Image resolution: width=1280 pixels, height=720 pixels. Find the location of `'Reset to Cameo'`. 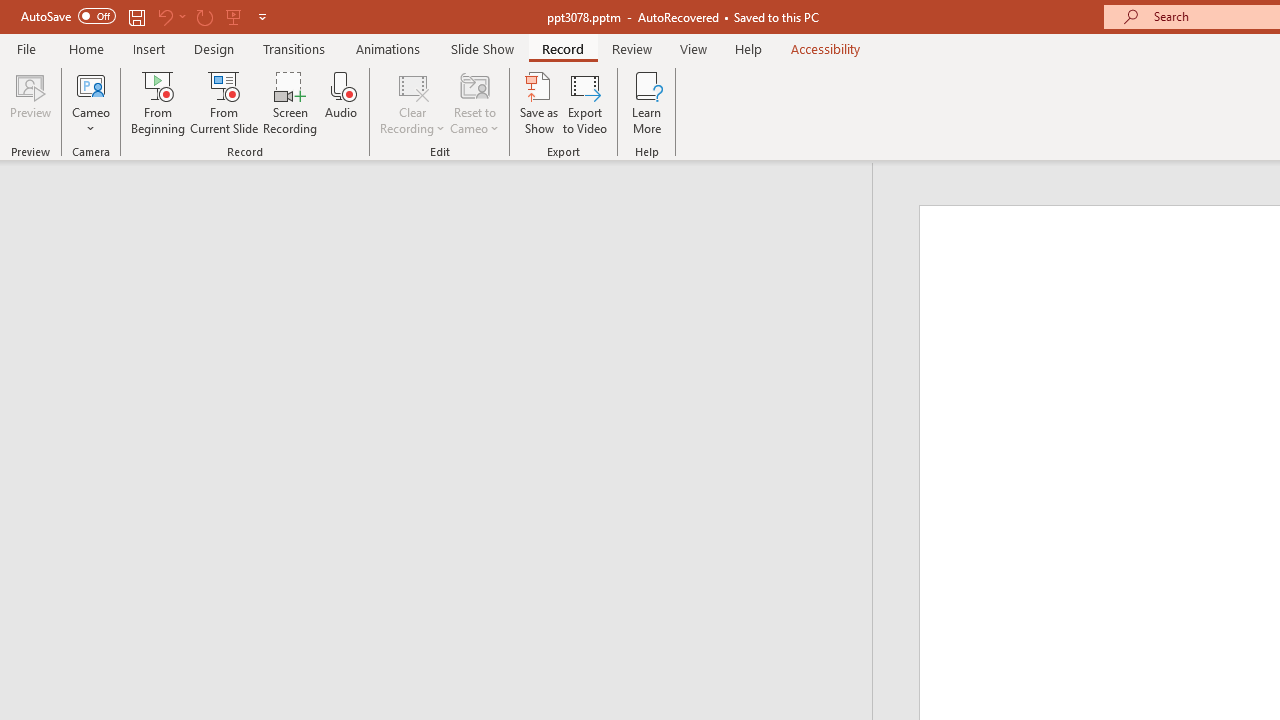

'Reset to Cameo' is located at coordinates (473, 103).